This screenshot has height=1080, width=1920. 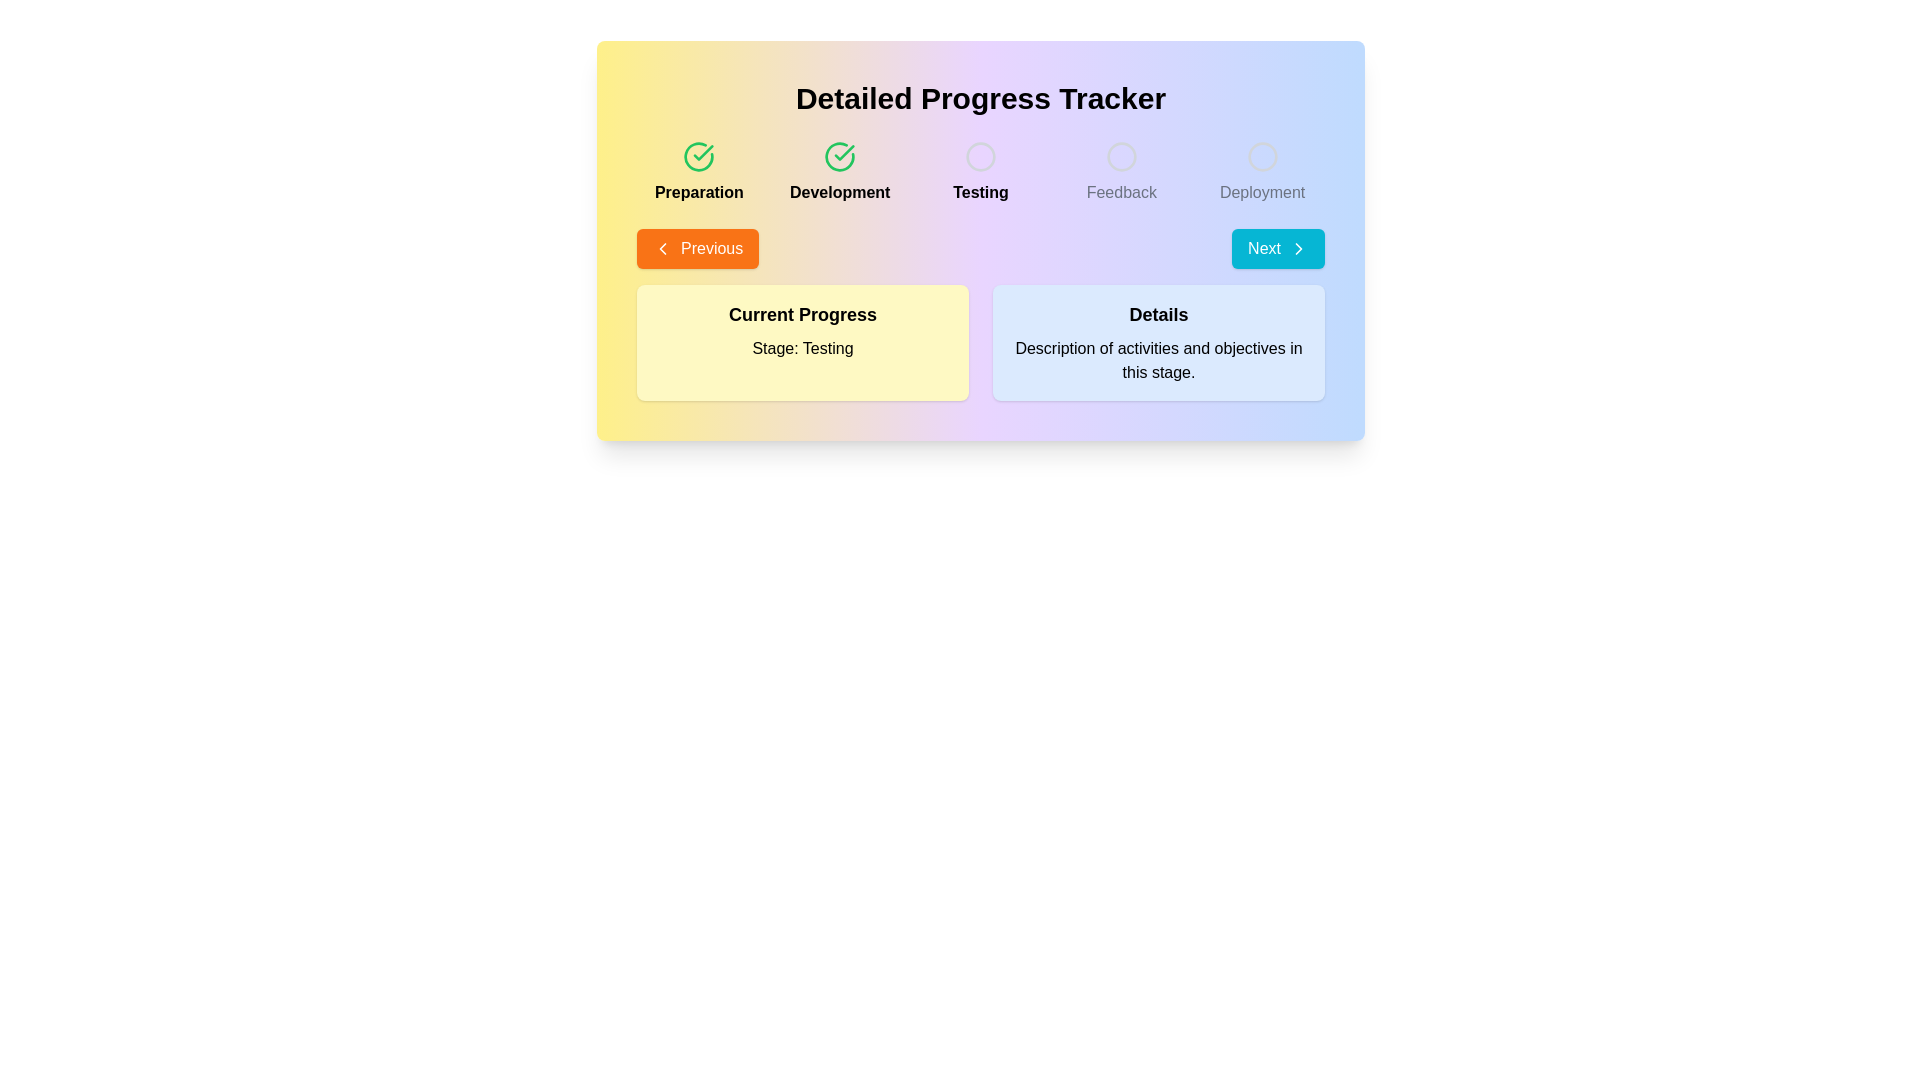 I want to click on the 'Feedback' label which indicates the fourth stage in a horizontal progress tracker, positioned below its corresponding circle indicator, so click(x=1121, y=192).